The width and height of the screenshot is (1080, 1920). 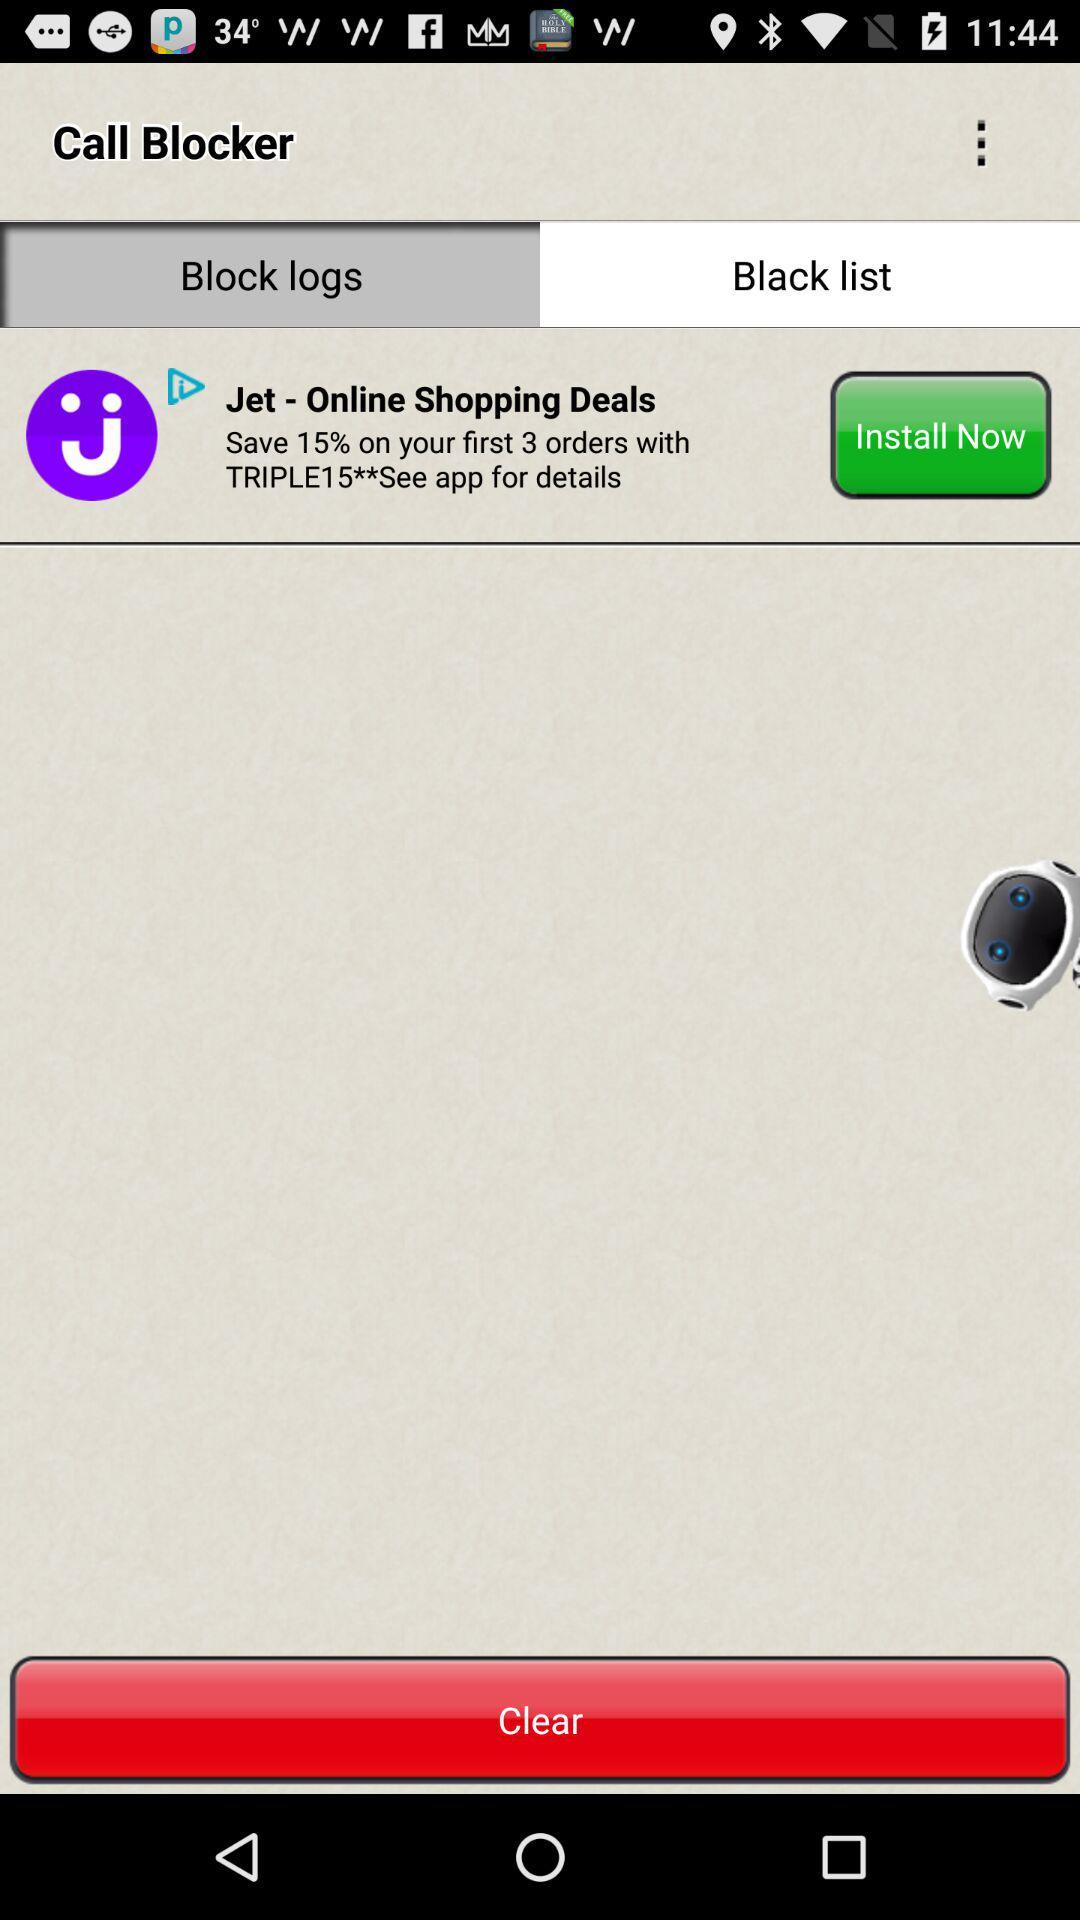 What do you see at coordinates (941, 434) in the screenshot?
I see `the install now button on the web page` at bounding box center [941, 434].